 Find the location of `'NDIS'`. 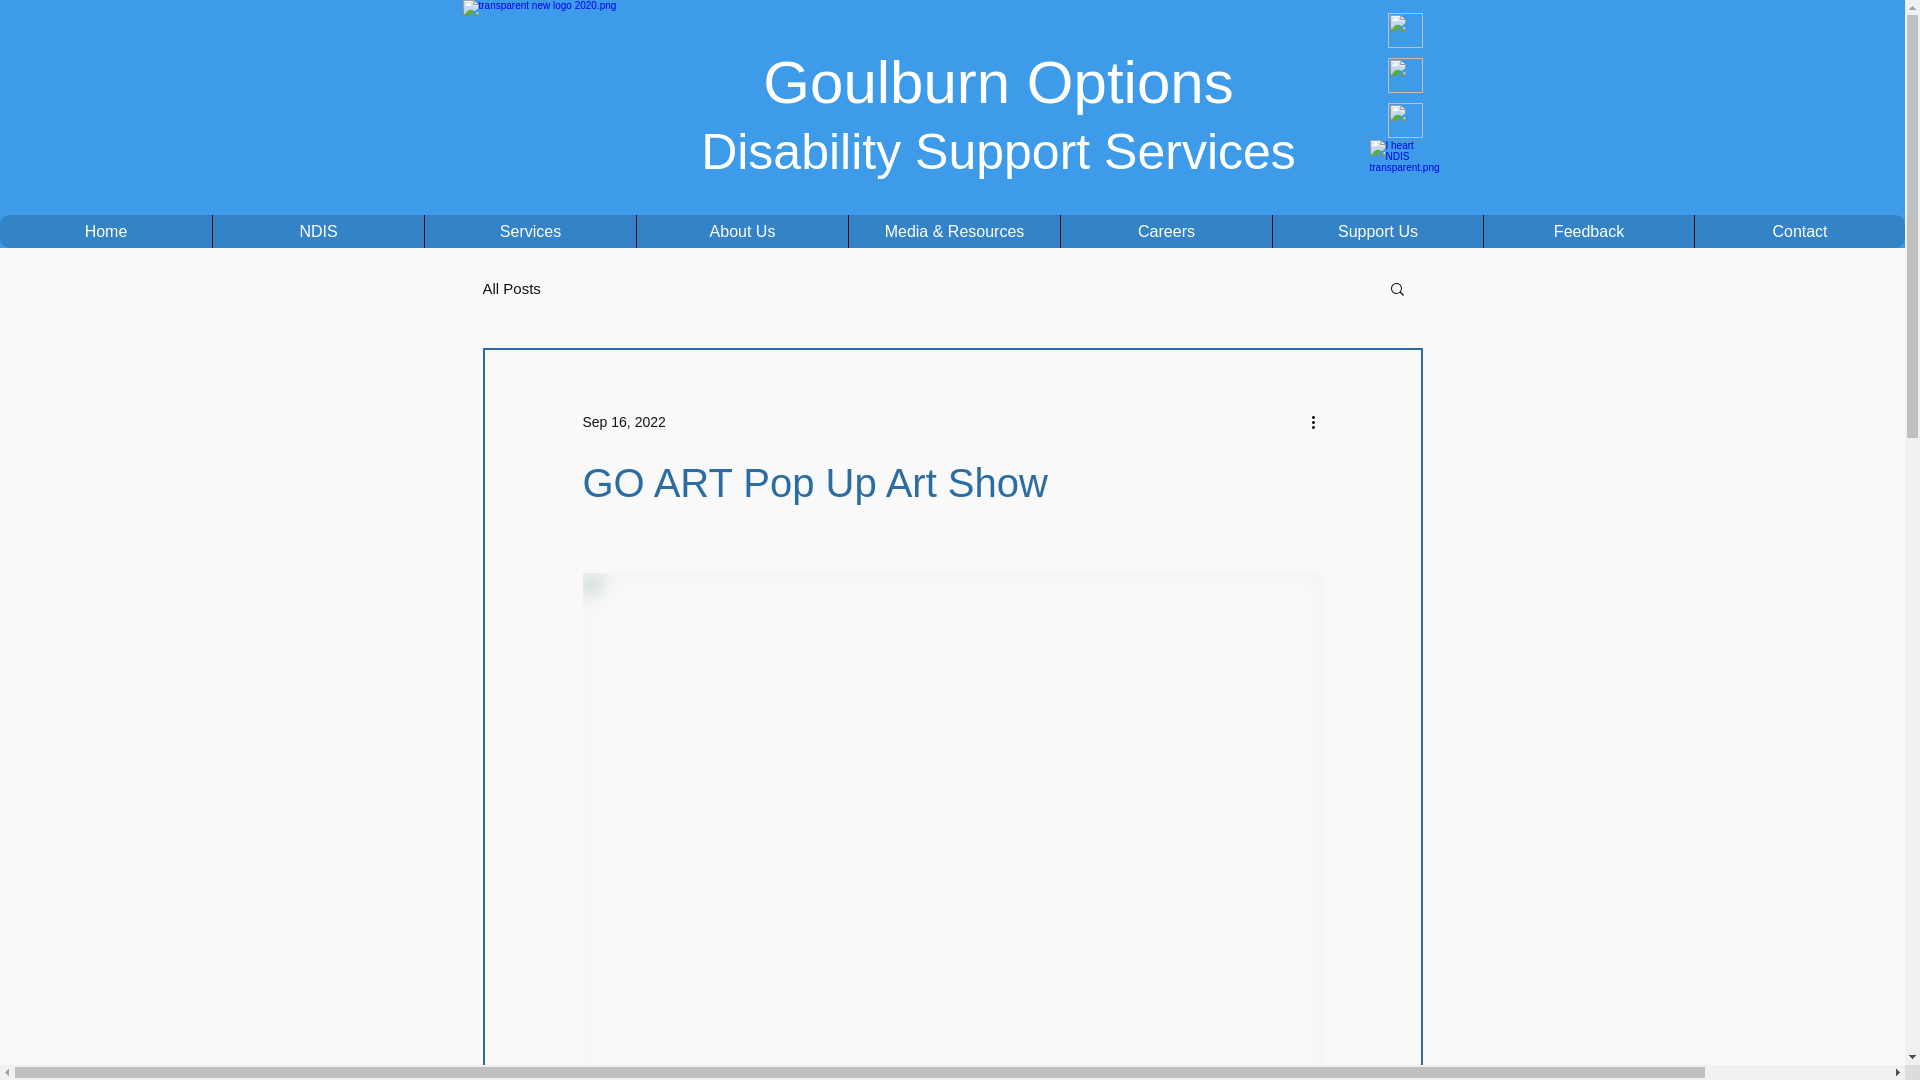

'NDIS' is located at coordinates (316, 230).